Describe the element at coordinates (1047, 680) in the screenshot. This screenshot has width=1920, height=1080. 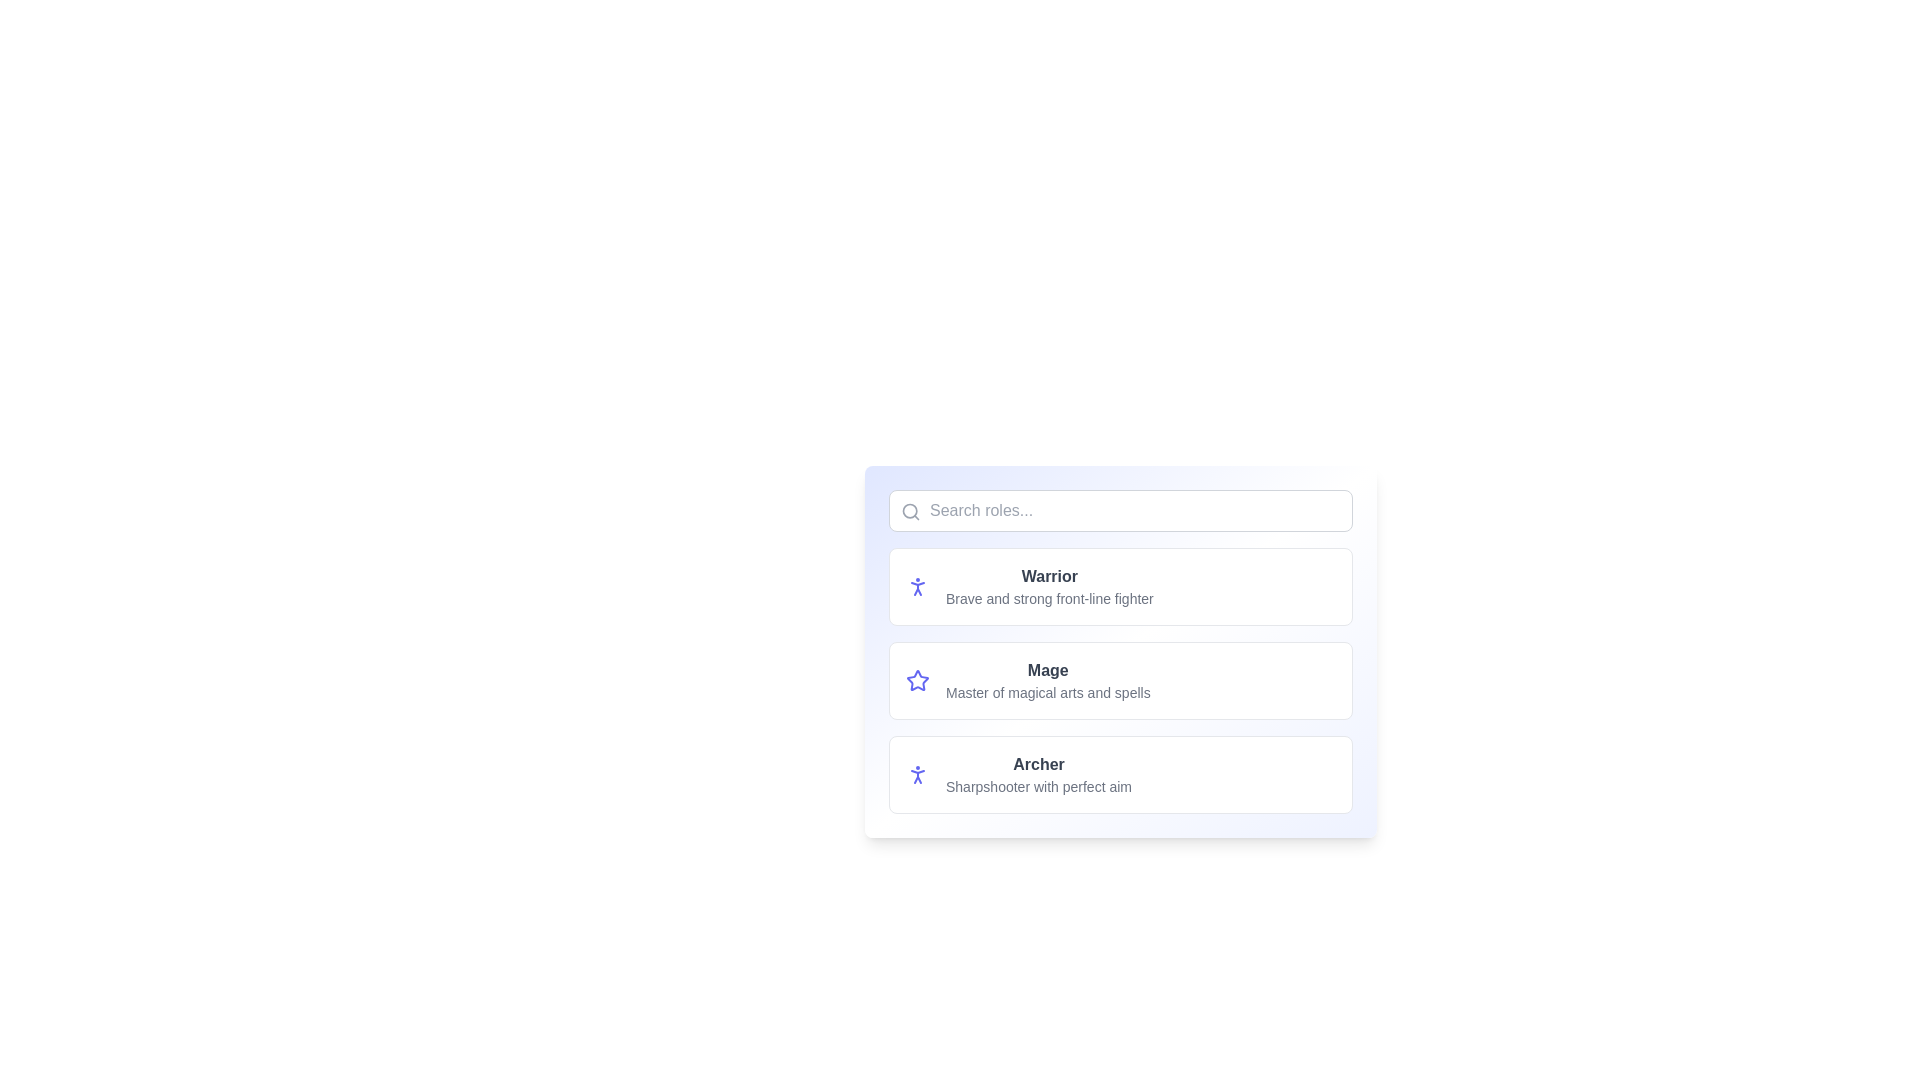
I see `the list item displaying 'Mage' with descriptive text 'Master of magical arts and spells', which is the second card in a vertical list of similar cards` at that location.